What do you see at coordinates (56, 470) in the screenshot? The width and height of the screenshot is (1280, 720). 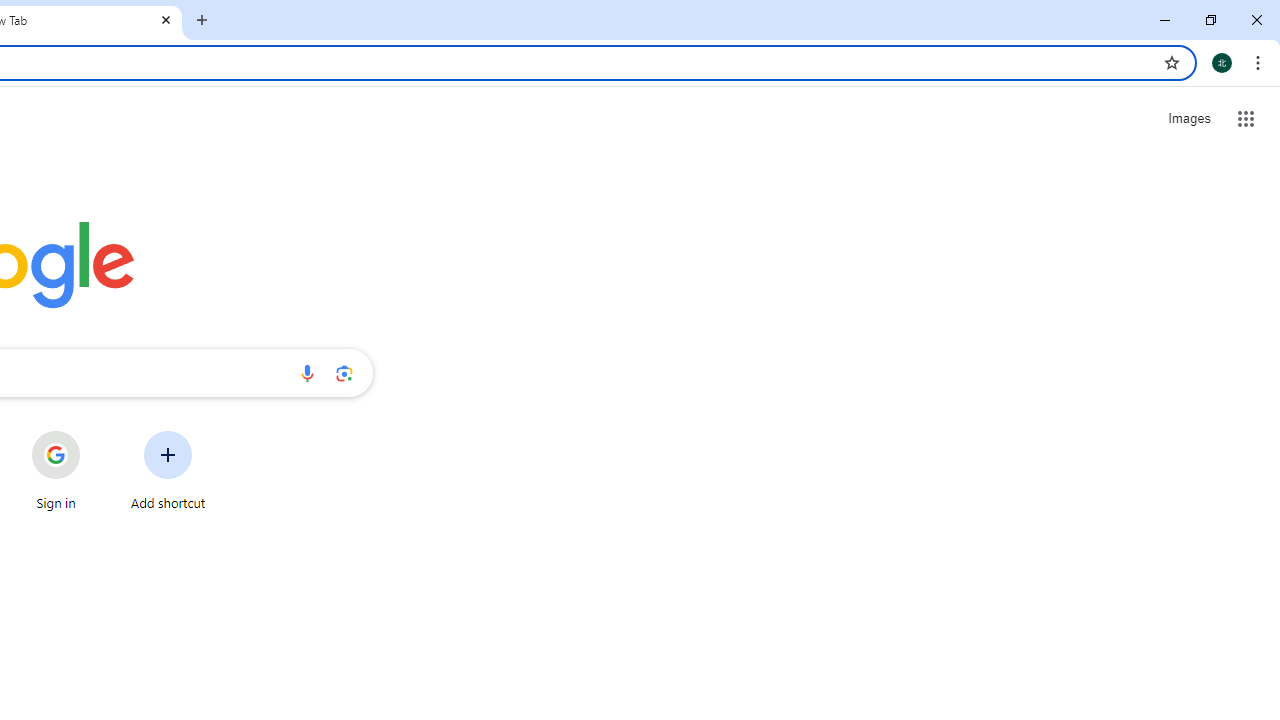 I see `'Sign in'` at bounding box center [56, 470].